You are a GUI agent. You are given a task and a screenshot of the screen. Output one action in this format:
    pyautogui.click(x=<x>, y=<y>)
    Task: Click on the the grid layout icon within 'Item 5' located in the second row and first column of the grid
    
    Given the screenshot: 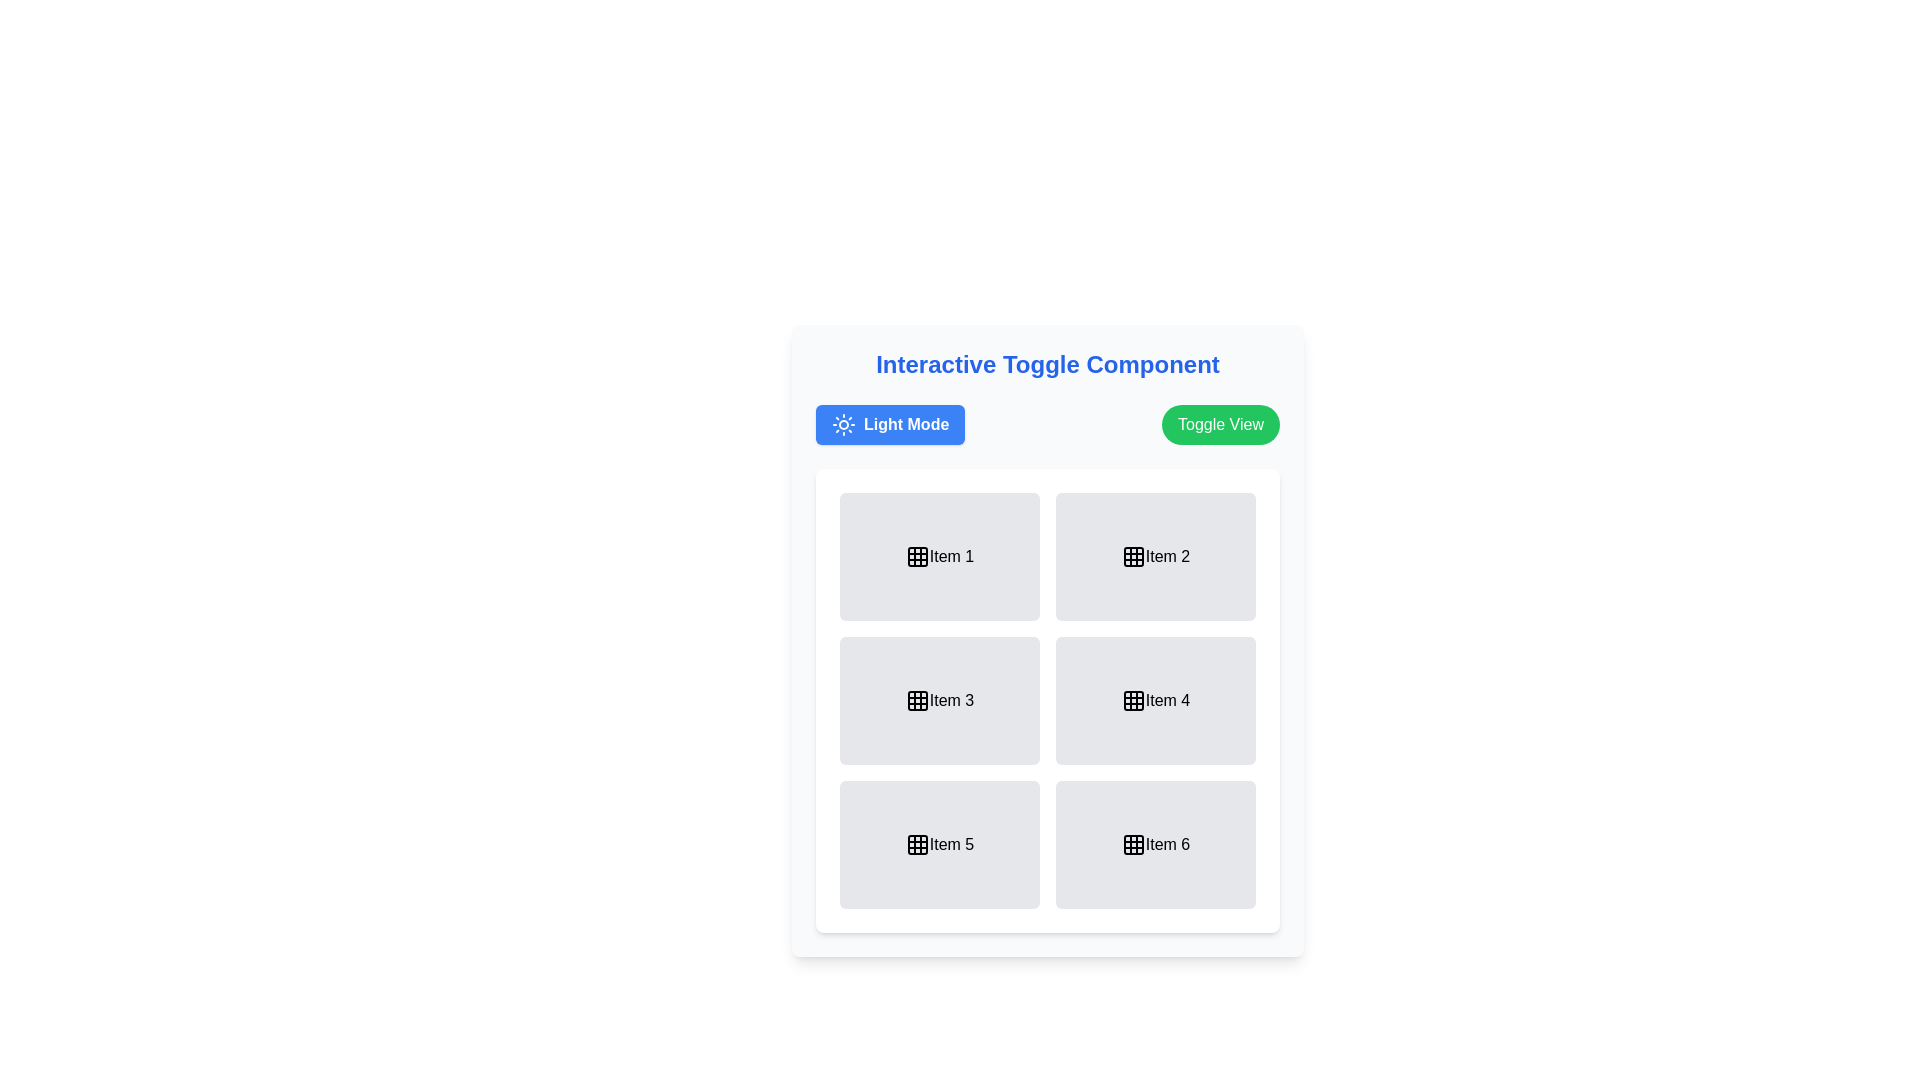 What is the action you would take?
    pyautogui.click(x=916, y=844)
    